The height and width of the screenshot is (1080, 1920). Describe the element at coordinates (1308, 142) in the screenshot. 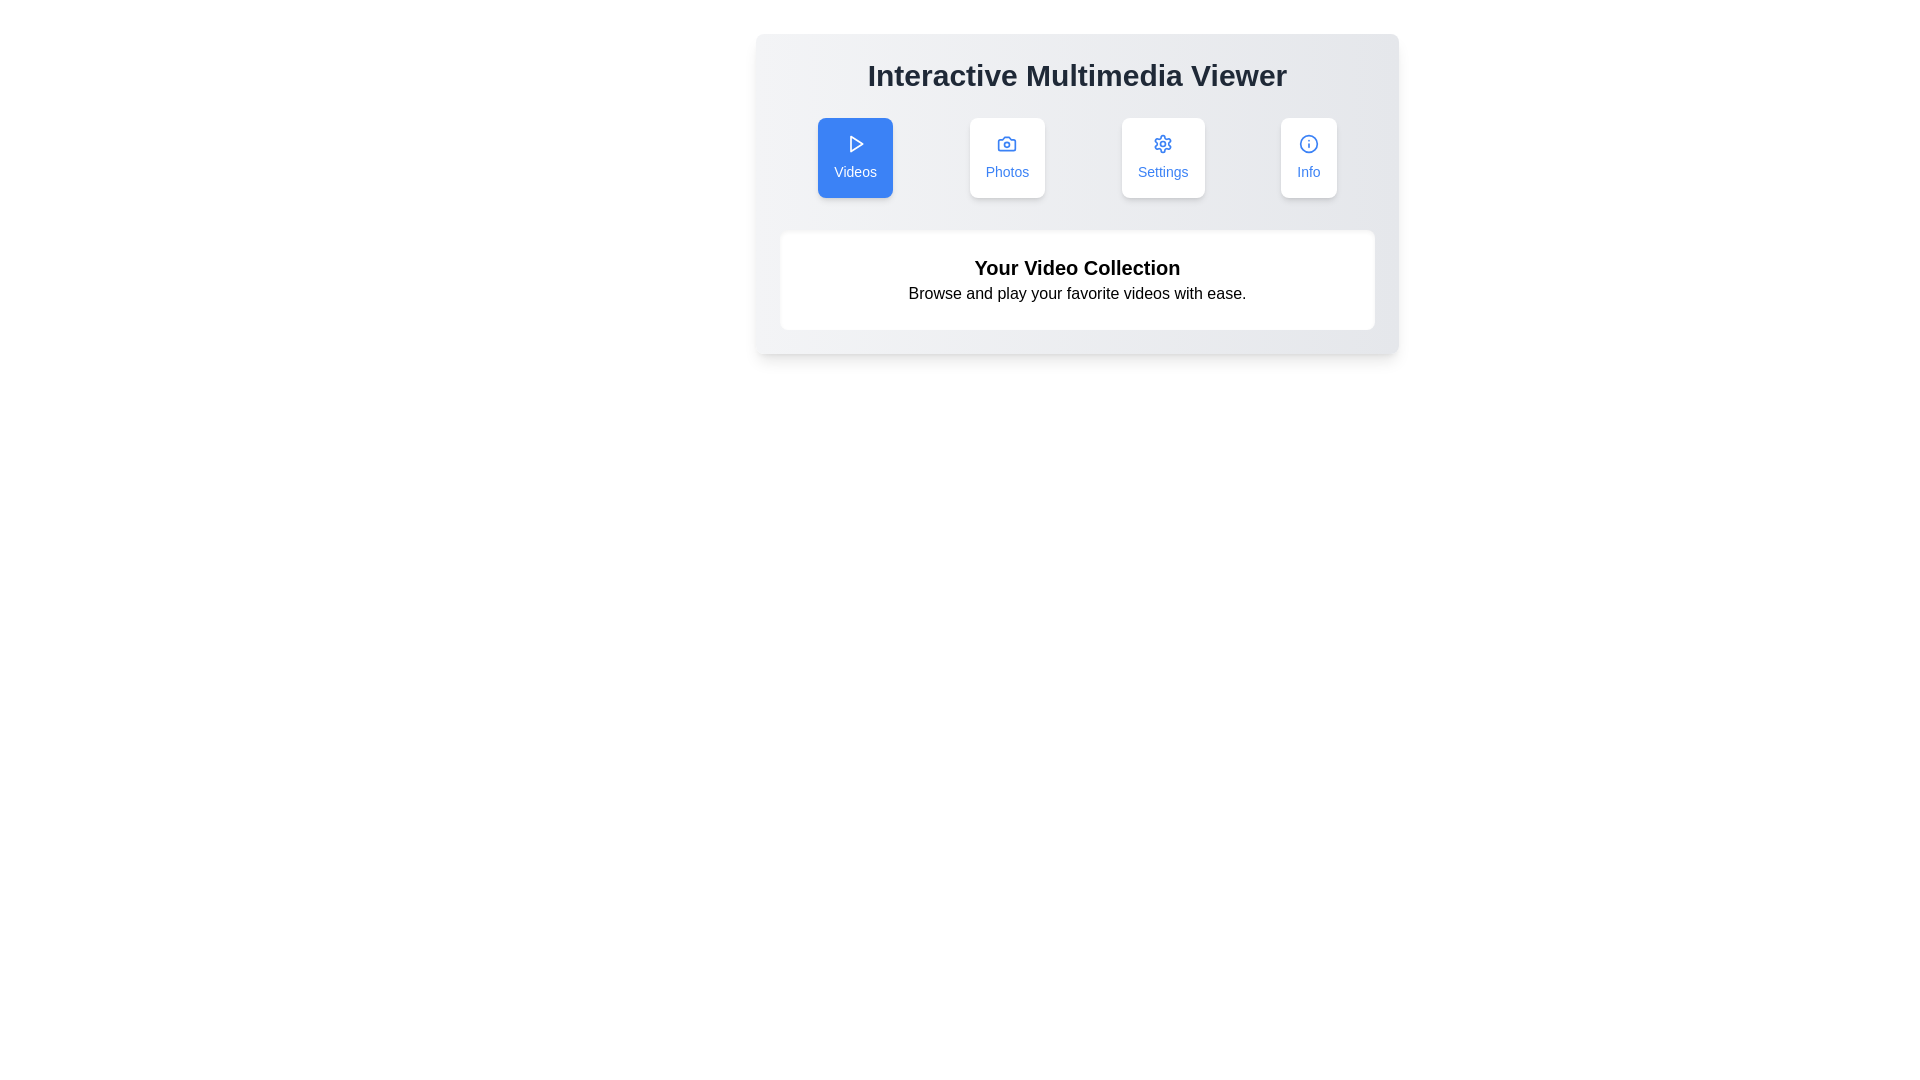

I see `the informational icon located in the top-right corner of the 'Info' box, which is the fourth icon from the left in the navigation grid of the 'Interactive Multimedia Viewer.'` at that location.